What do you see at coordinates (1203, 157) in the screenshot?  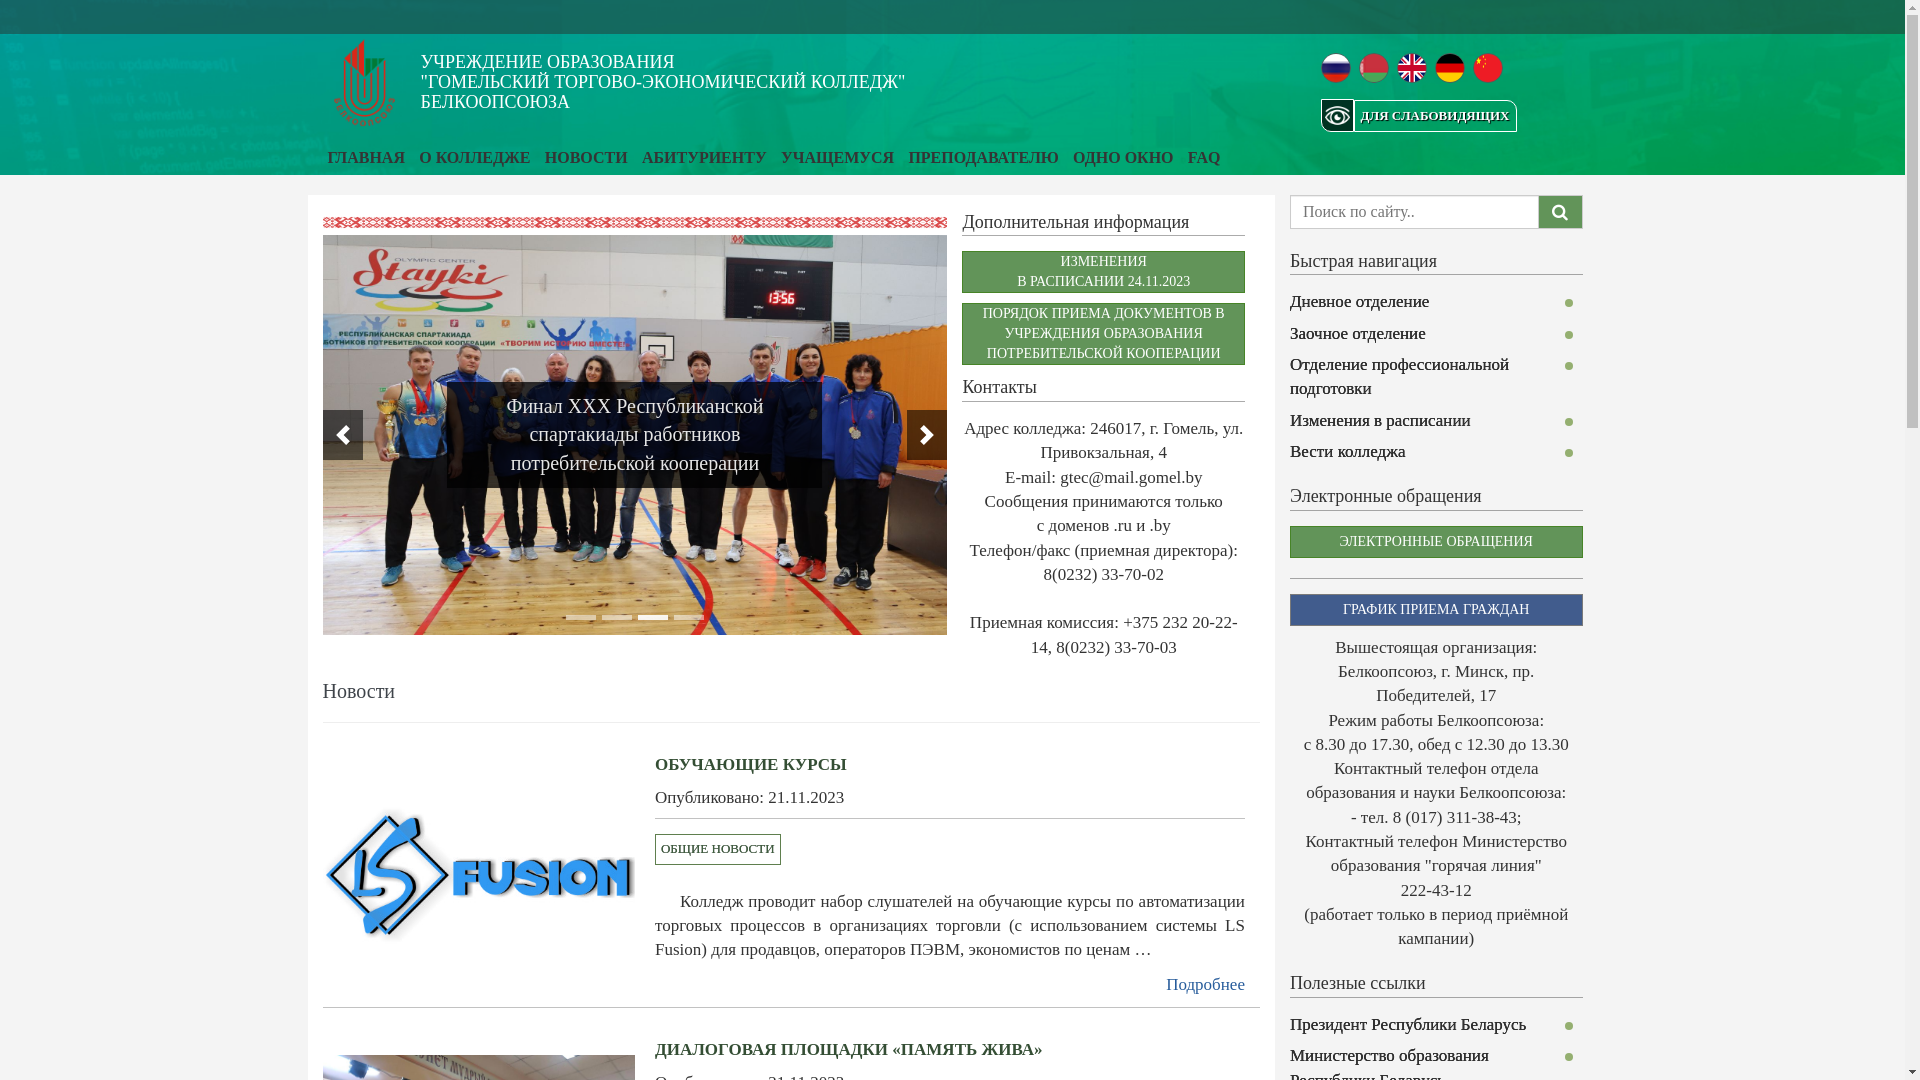 I see `'FAQ'` at bounding box center [1203, 157].